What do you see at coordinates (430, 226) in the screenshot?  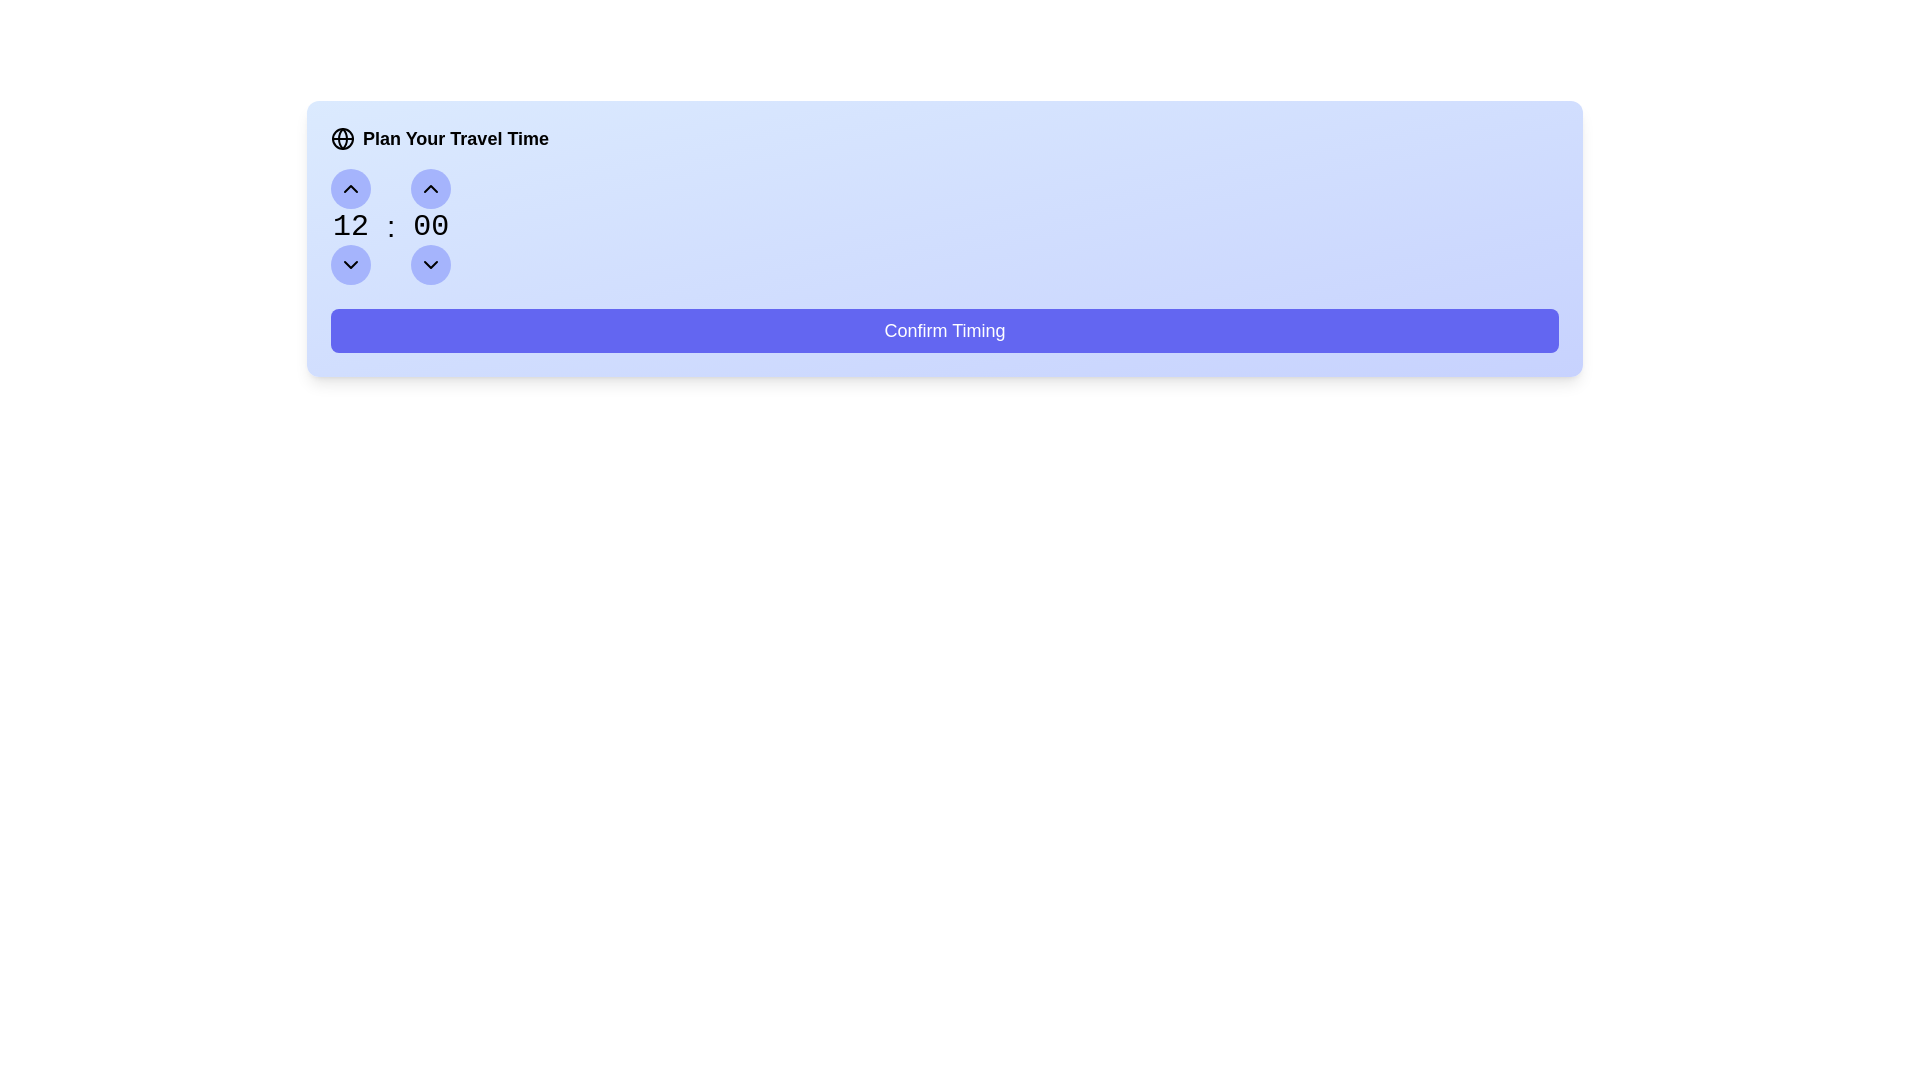 I see `the Static Text Display that shows a numeric value ('00') styled in a monospaced font, located to the right of the numeric hour display ('12')` at bounding box center [430, 226].